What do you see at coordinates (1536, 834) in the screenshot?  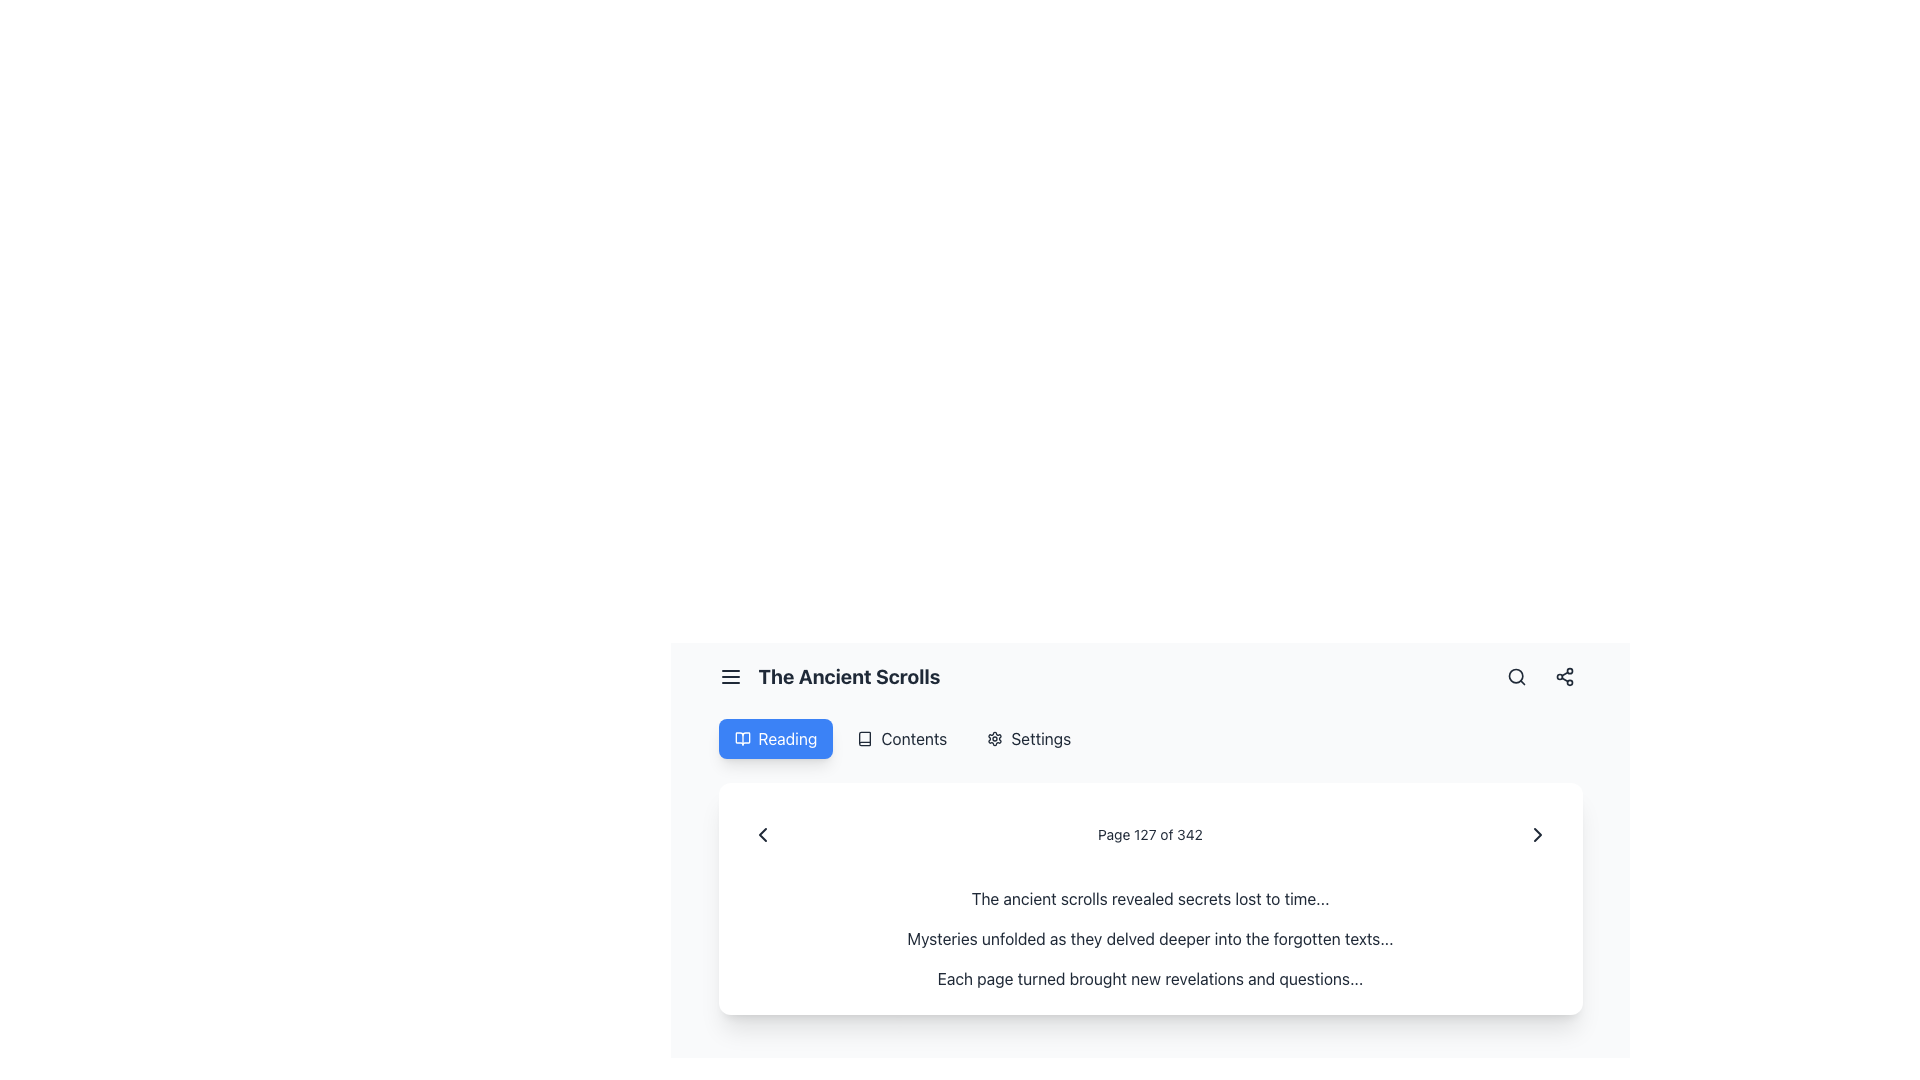 I see `the circular button with a right-pointing arrow located at the far right side of the 'Page 127 of 342' summary section` at bounding box center [1536, 834].